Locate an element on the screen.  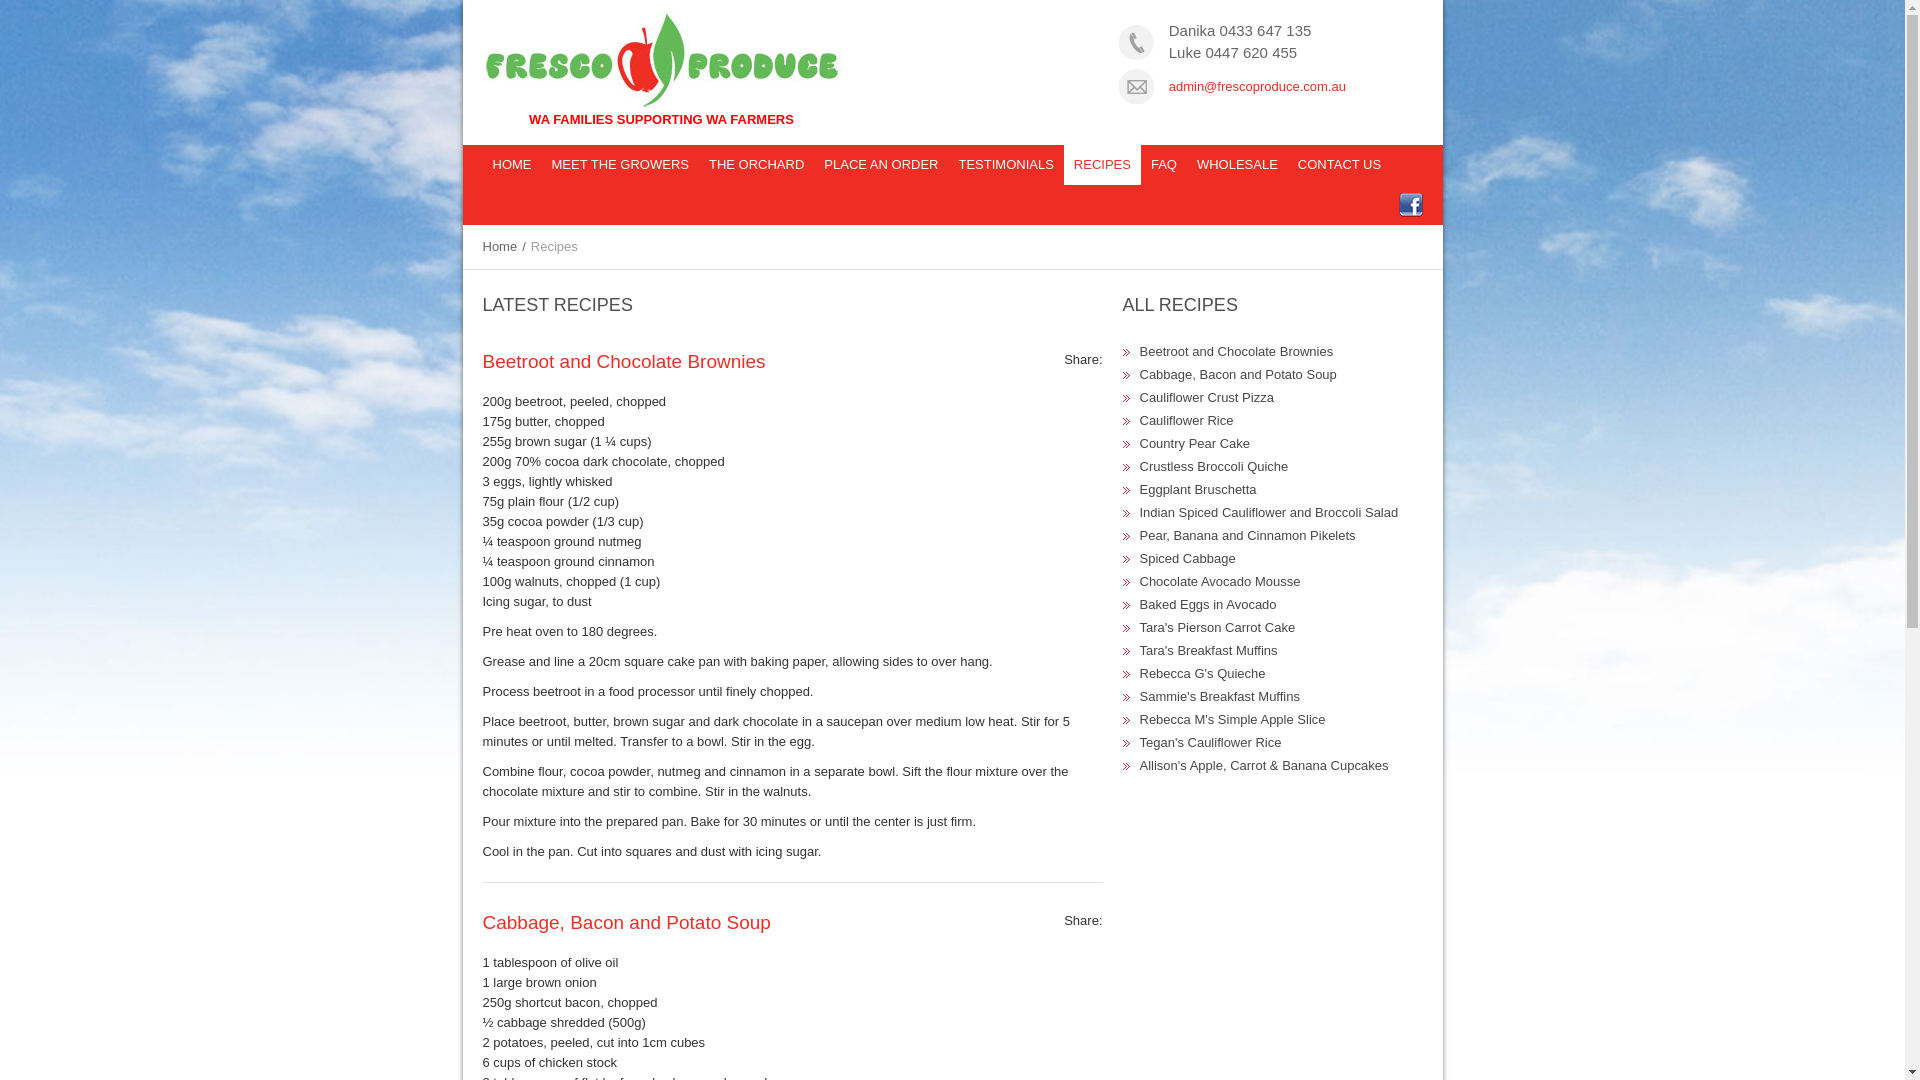
'View our Facebook group' is located at coordinates (1407, 204).